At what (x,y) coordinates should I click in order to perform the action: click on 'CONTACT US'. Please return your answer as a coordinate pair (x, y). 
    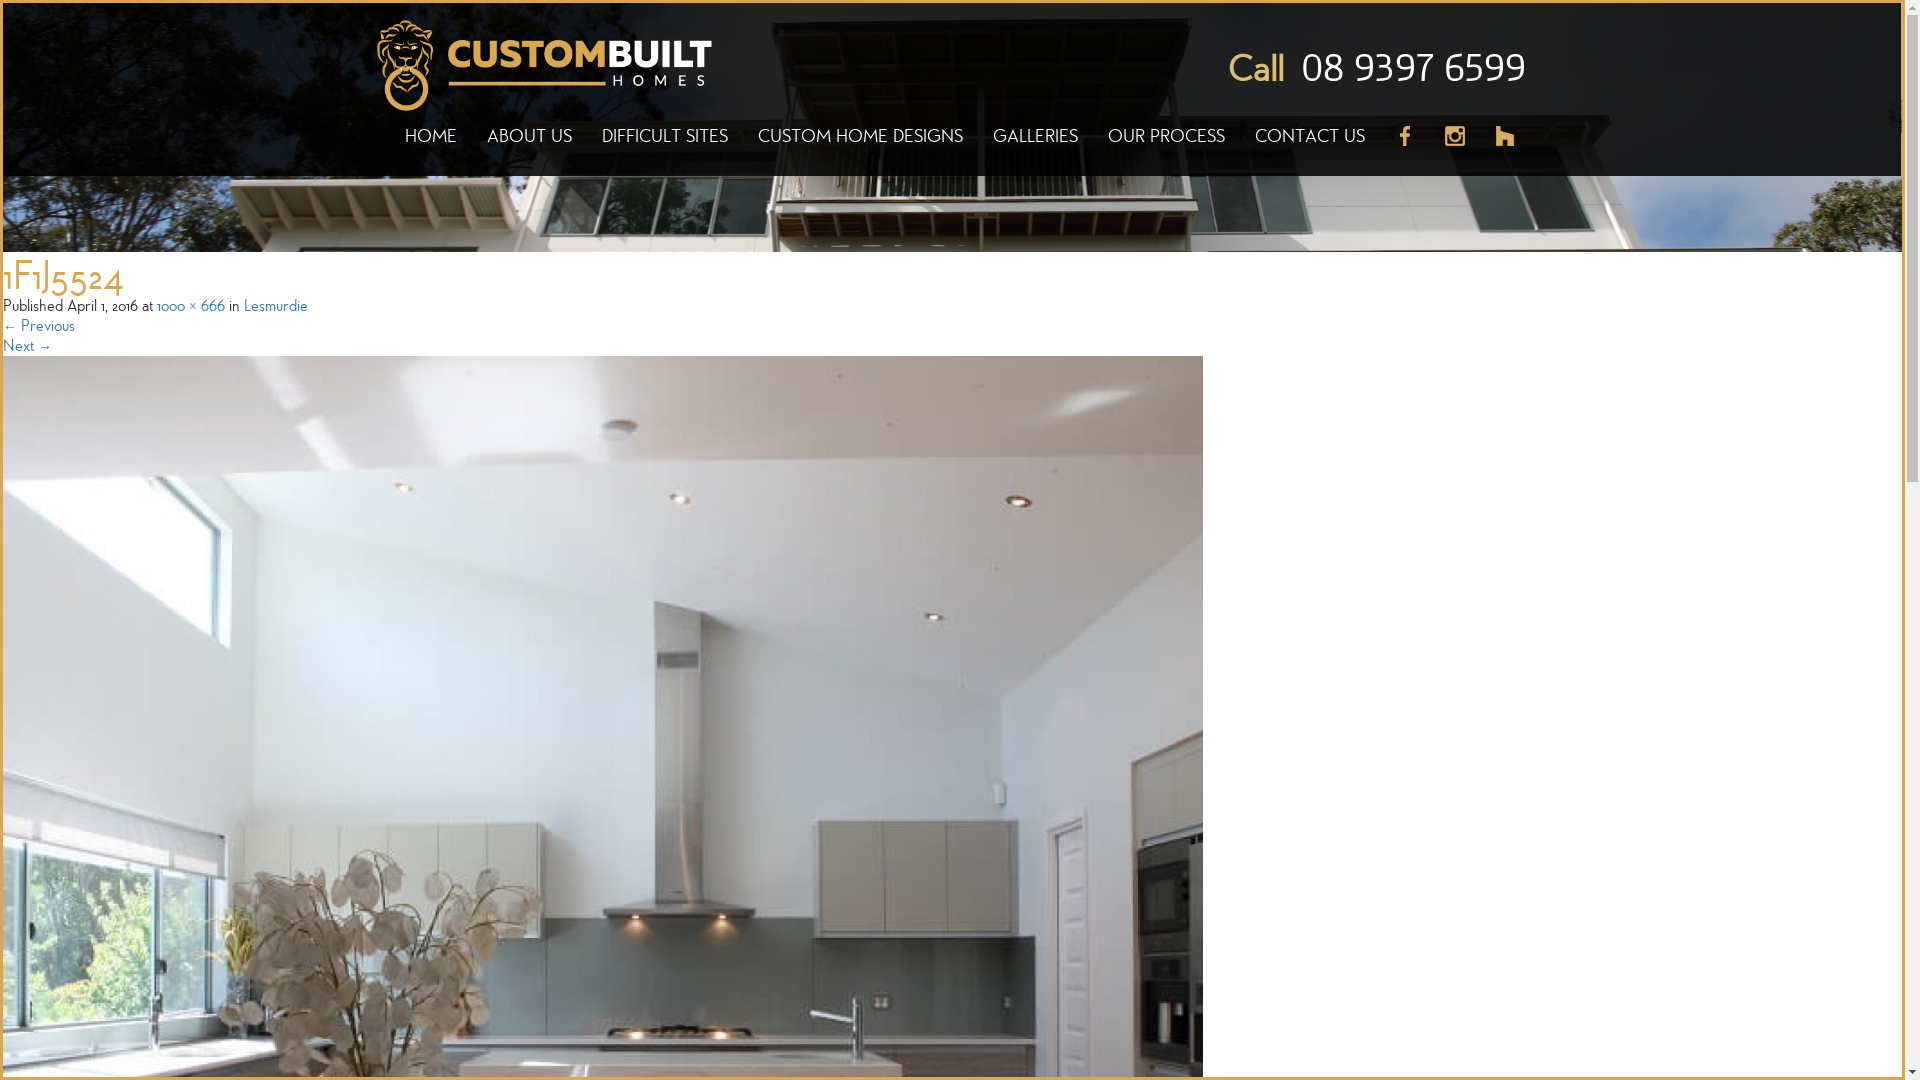
    Looking at the image, I should click on (1310, 146).